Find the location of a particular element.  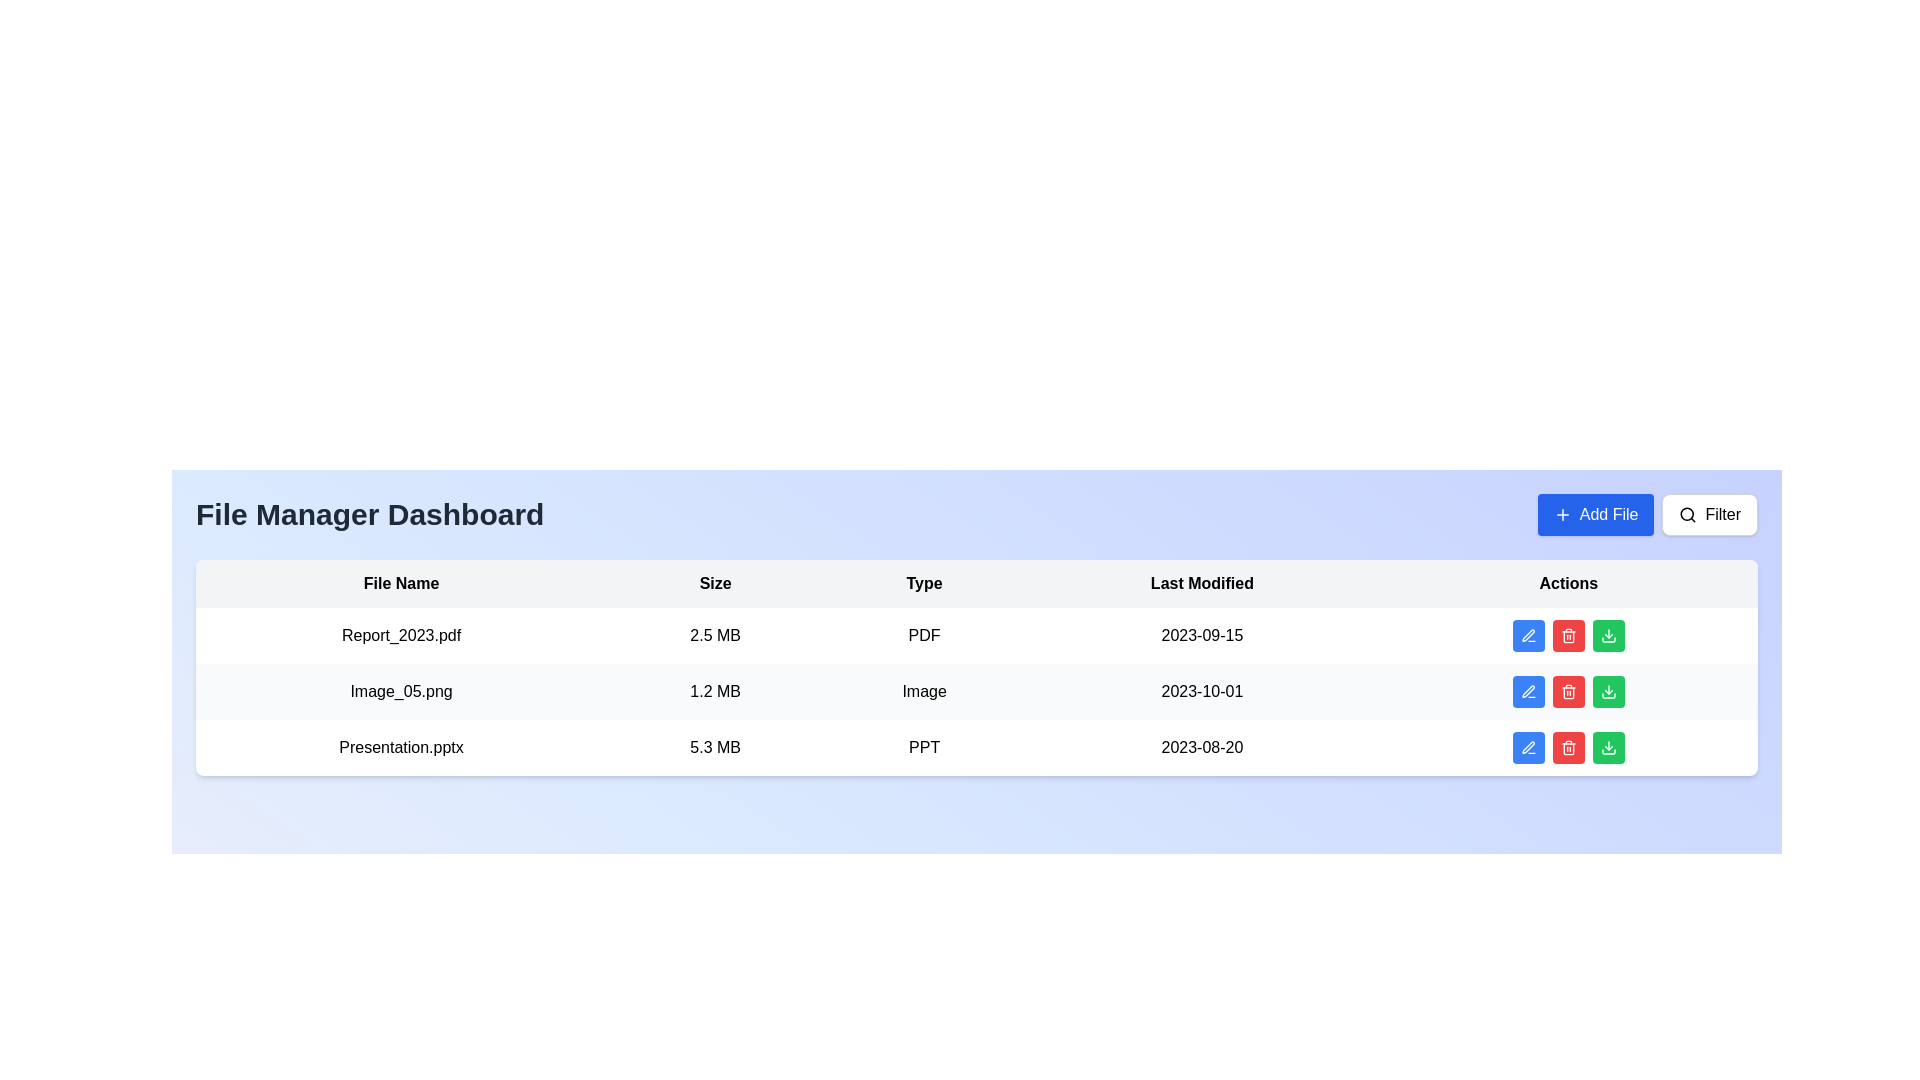

the text label representing the name of the file in the 'File Name' column of the third row in the 'File Manager Dashboard' to copy its name is located at coordinates (400, 748).